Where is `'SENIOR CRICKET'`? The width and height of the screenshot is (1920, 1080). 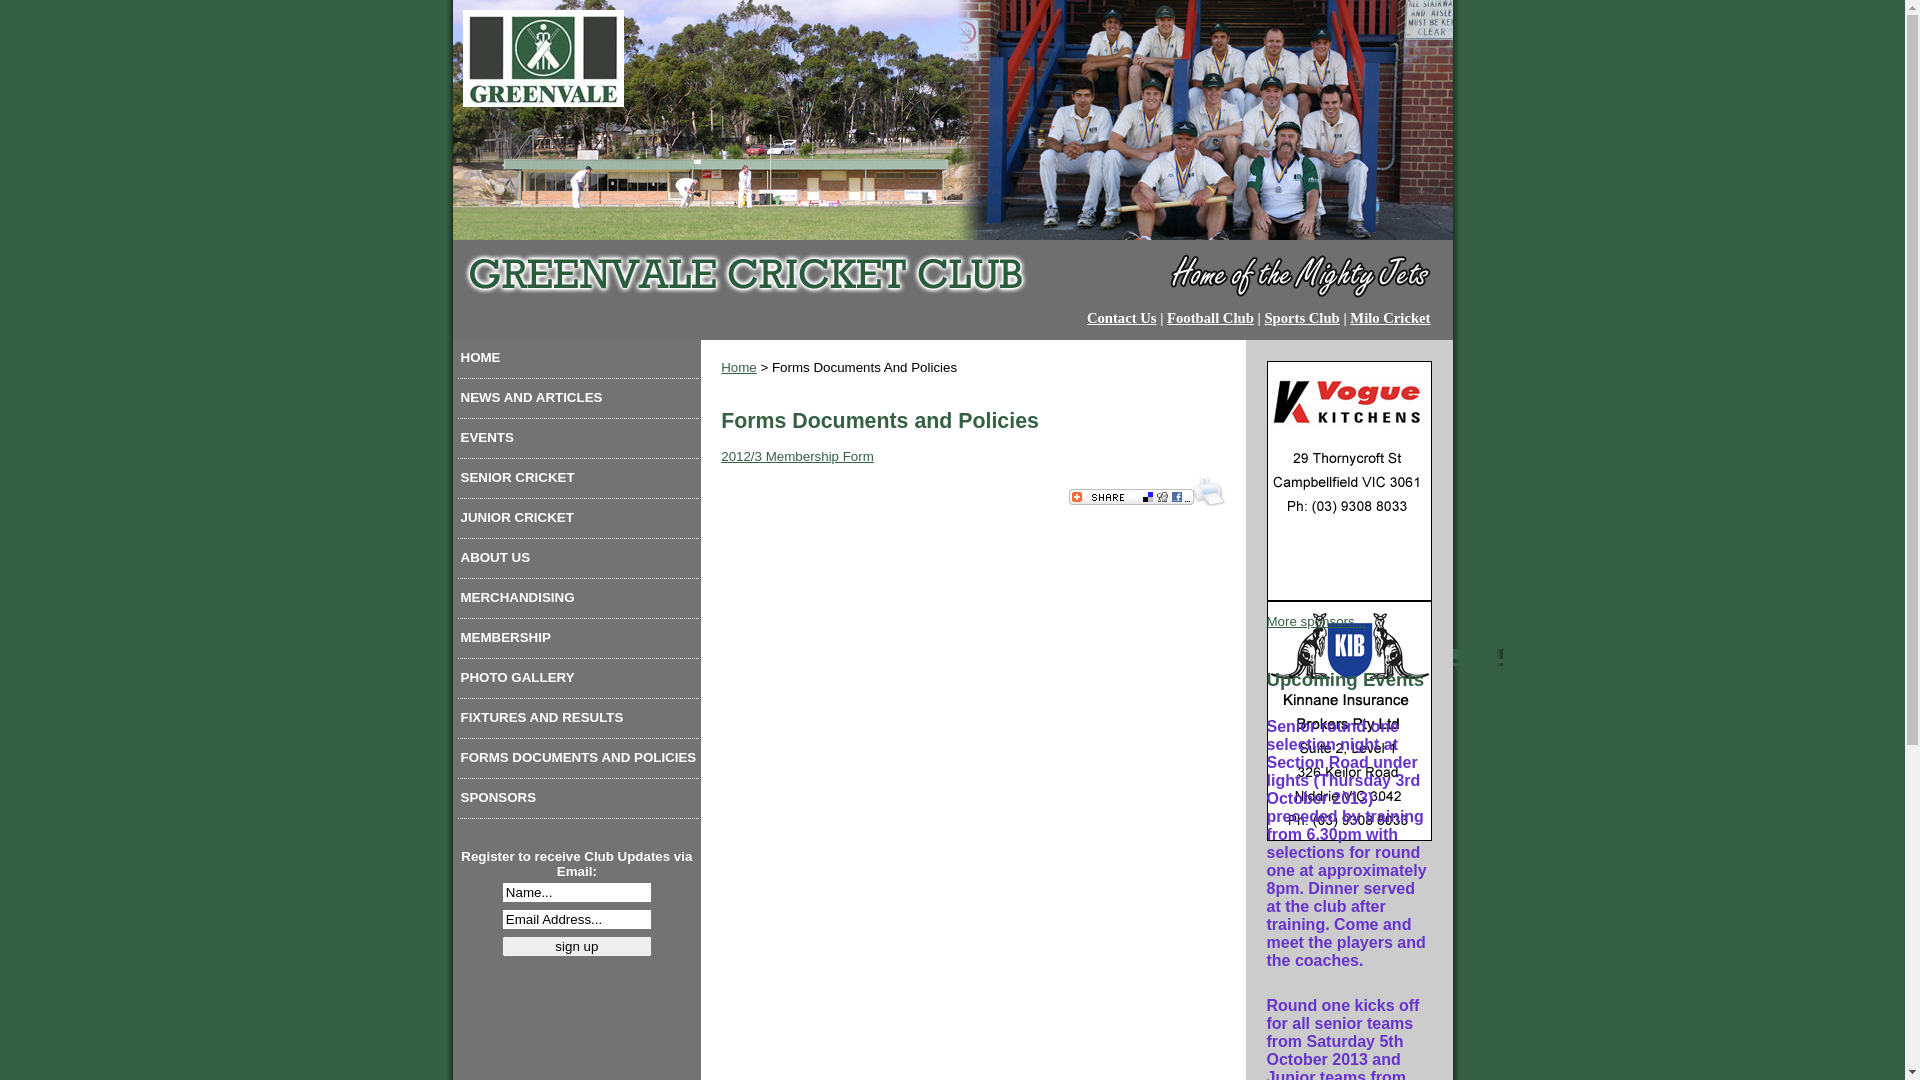 'SENIOR CRICKET' is located at coordinates (456, 482).